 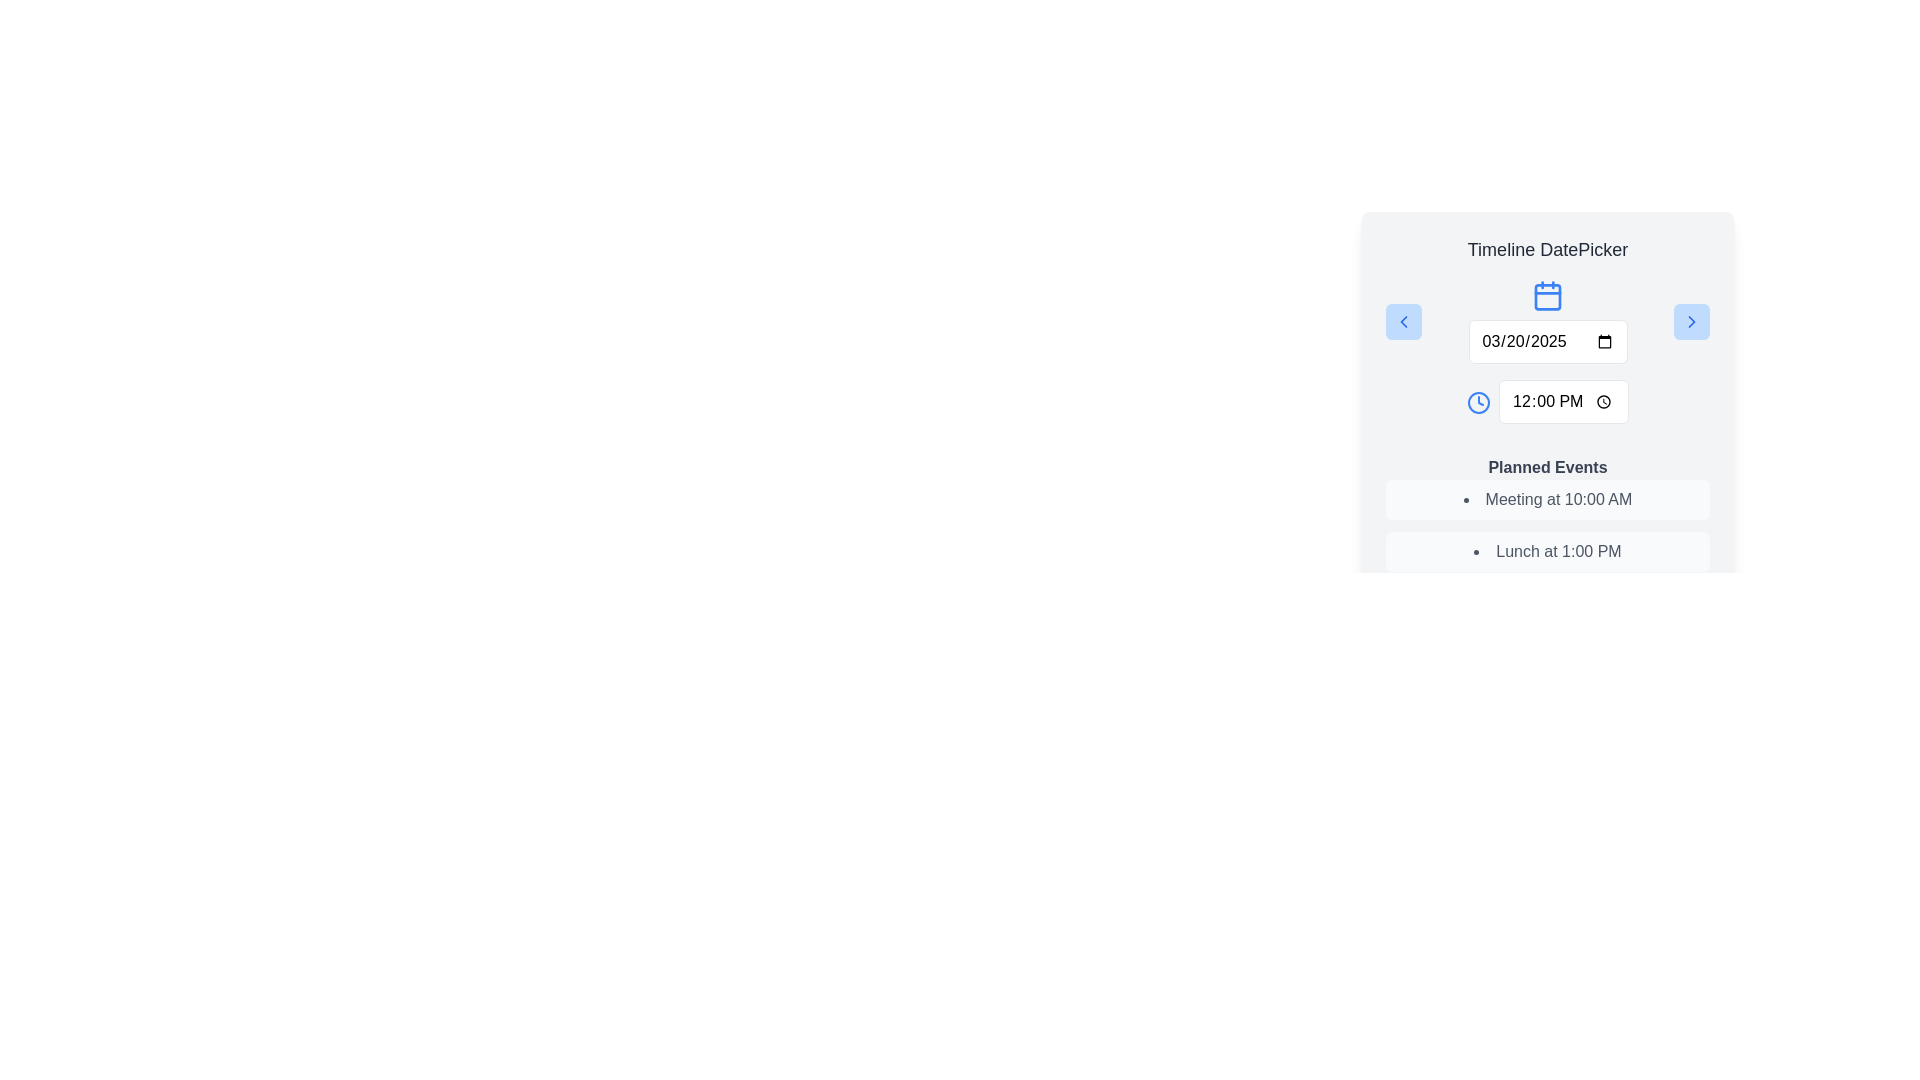 I want to click on the time field within the scheduler card to adjust the time, so click(x=1547, y=411).